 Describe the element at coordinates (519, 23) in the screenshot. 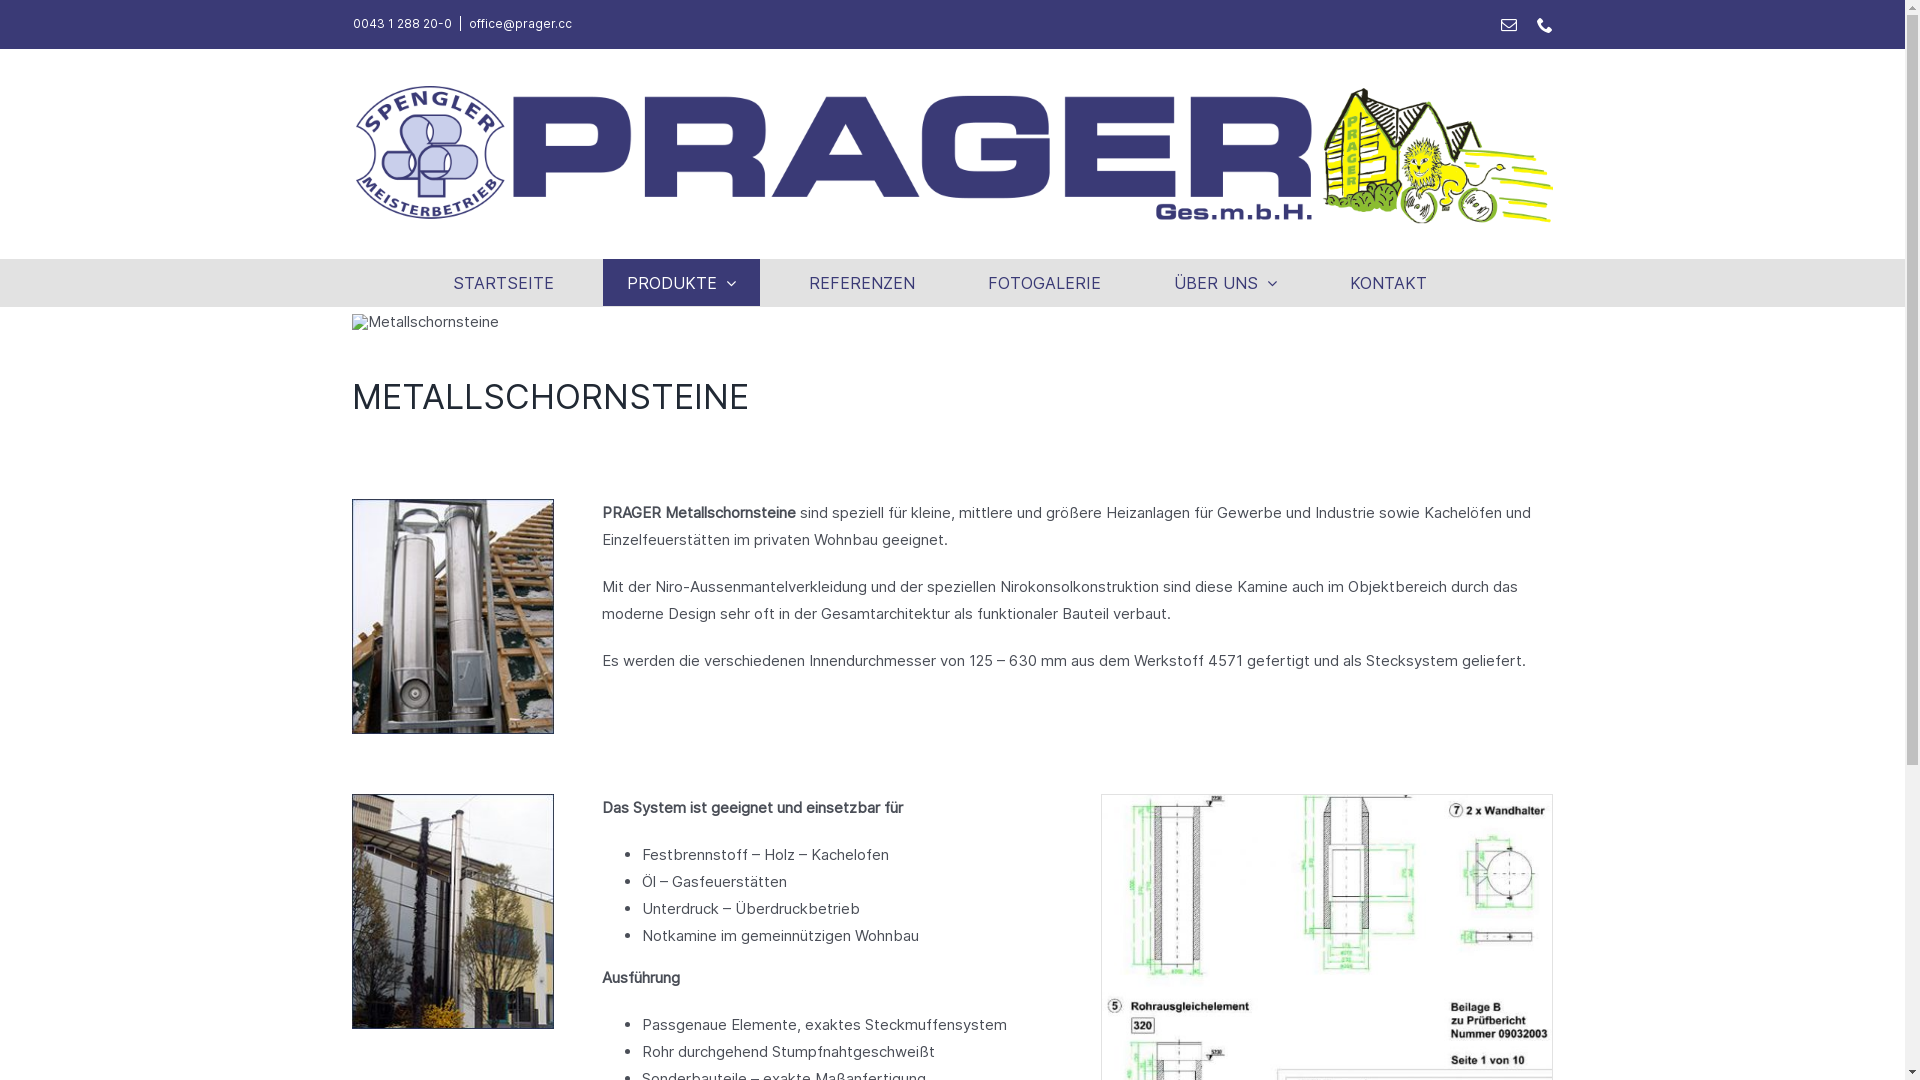

I see `'office@prager.cc'` at that location.